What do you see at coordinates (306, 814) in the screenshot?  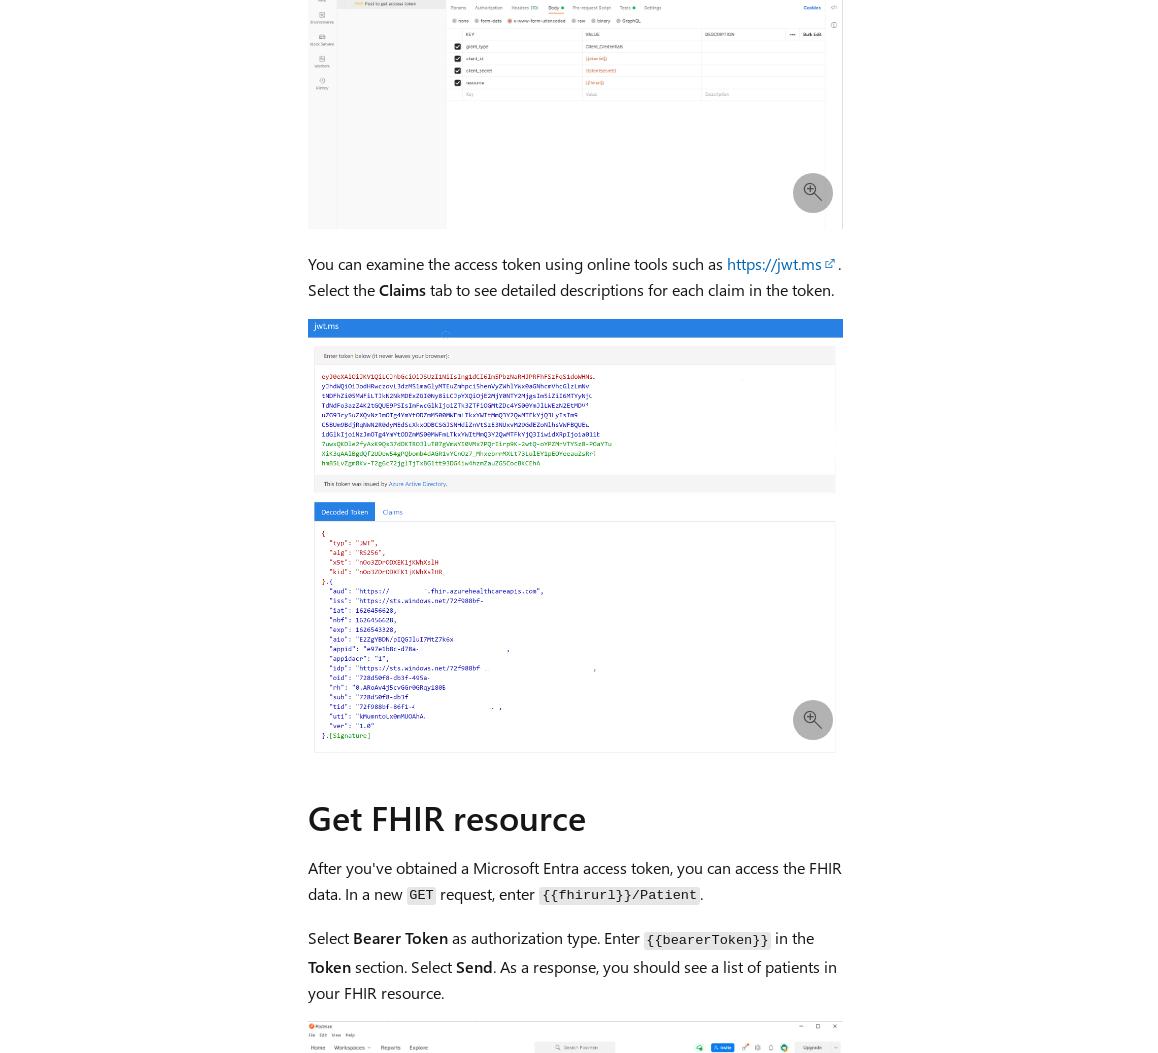 I see `'Get FHIR resource'` at bounding box center [306, 814].